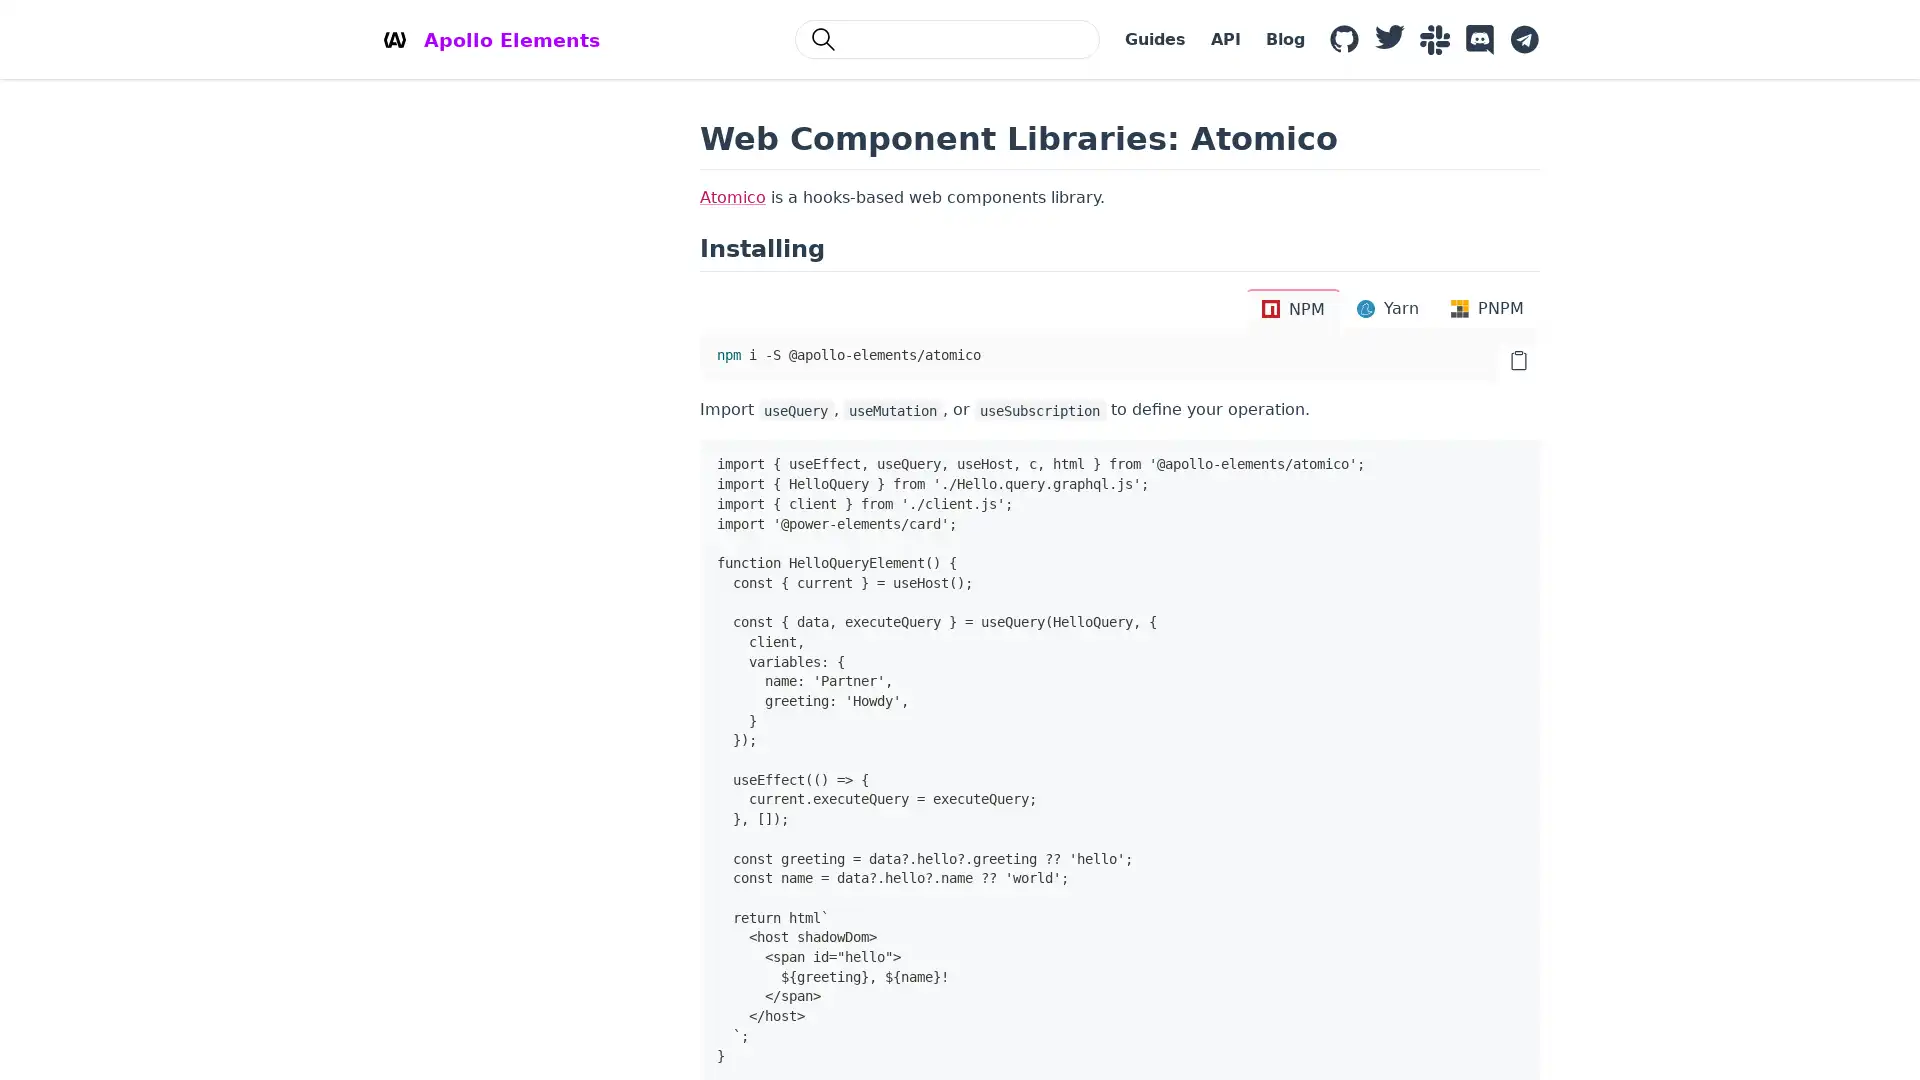 The image size is (1920, 1080). What do you see at coordinates (1518, 361) in the screenshot?
I see `copy` at bounding box center [1518, 361].